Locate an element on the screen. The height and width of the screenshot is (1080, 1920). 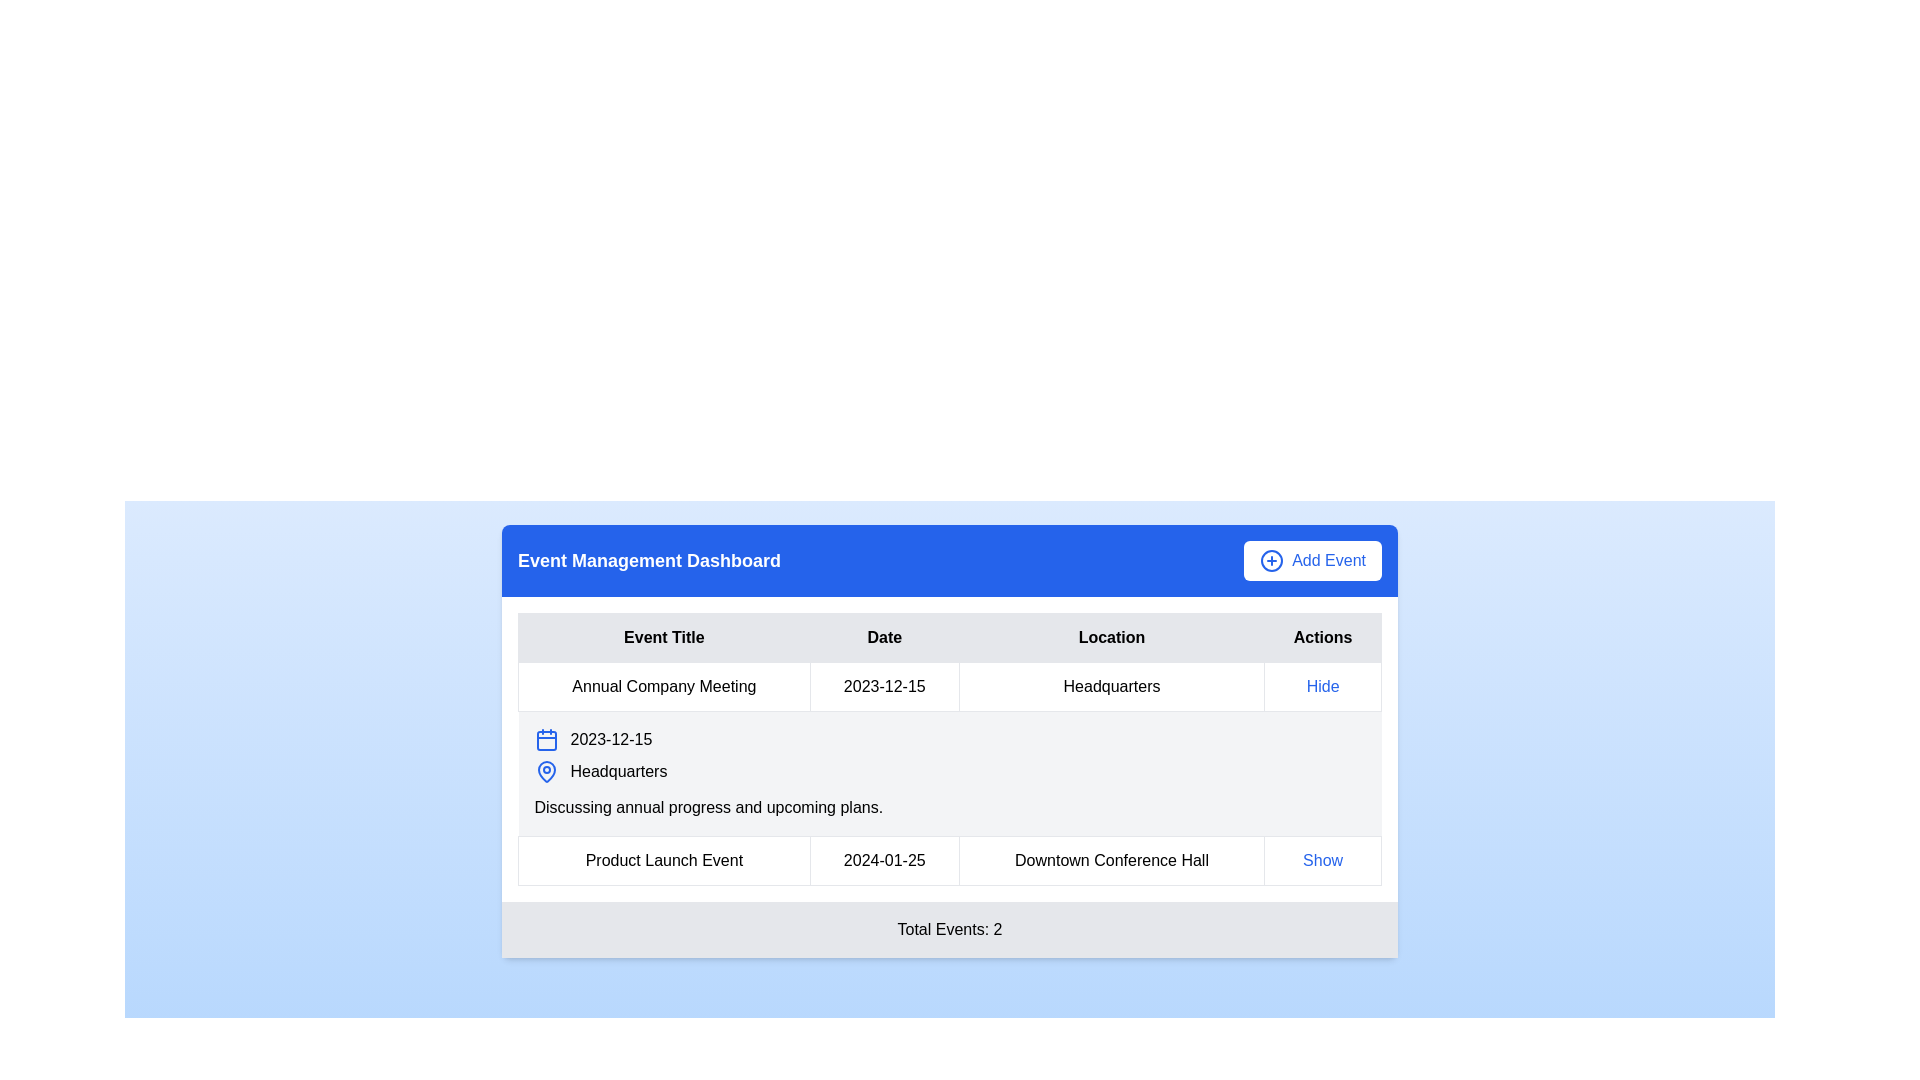
the 'Actions' header label located in the top-right corner of the table is located at coordinates (1323, 637).